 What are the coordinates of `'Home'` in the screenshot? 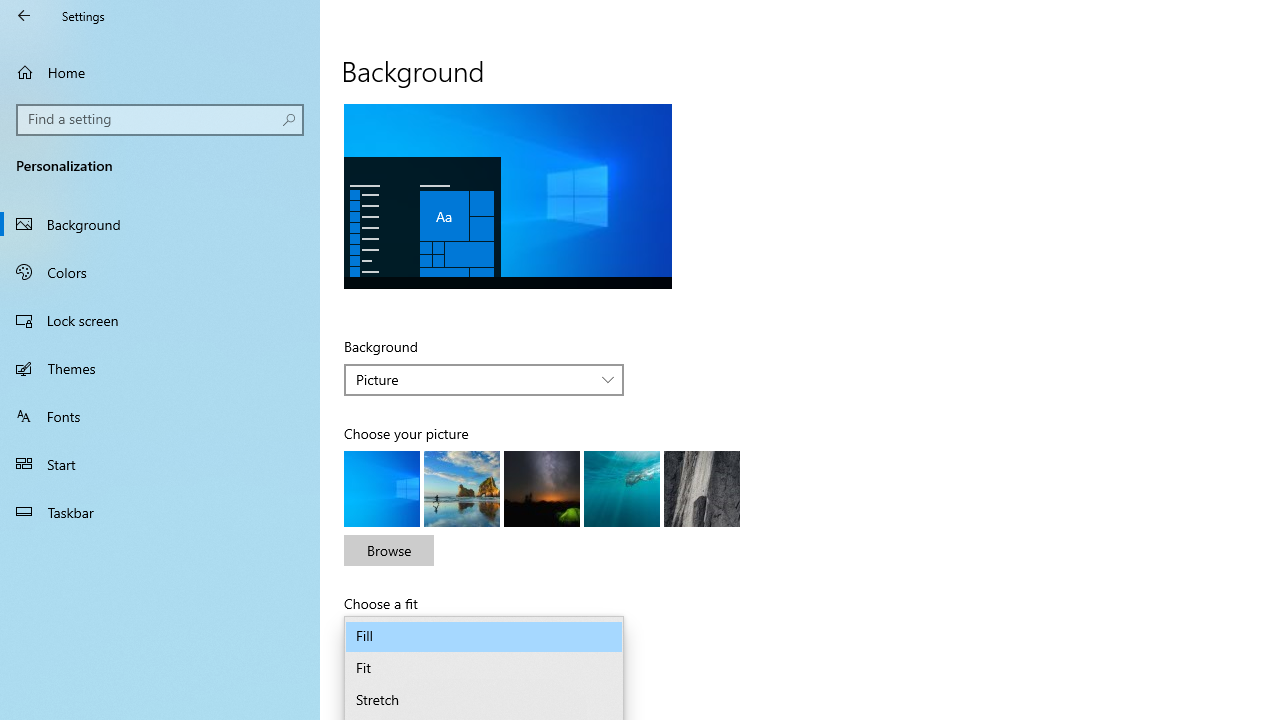 It's located at (160, 71).